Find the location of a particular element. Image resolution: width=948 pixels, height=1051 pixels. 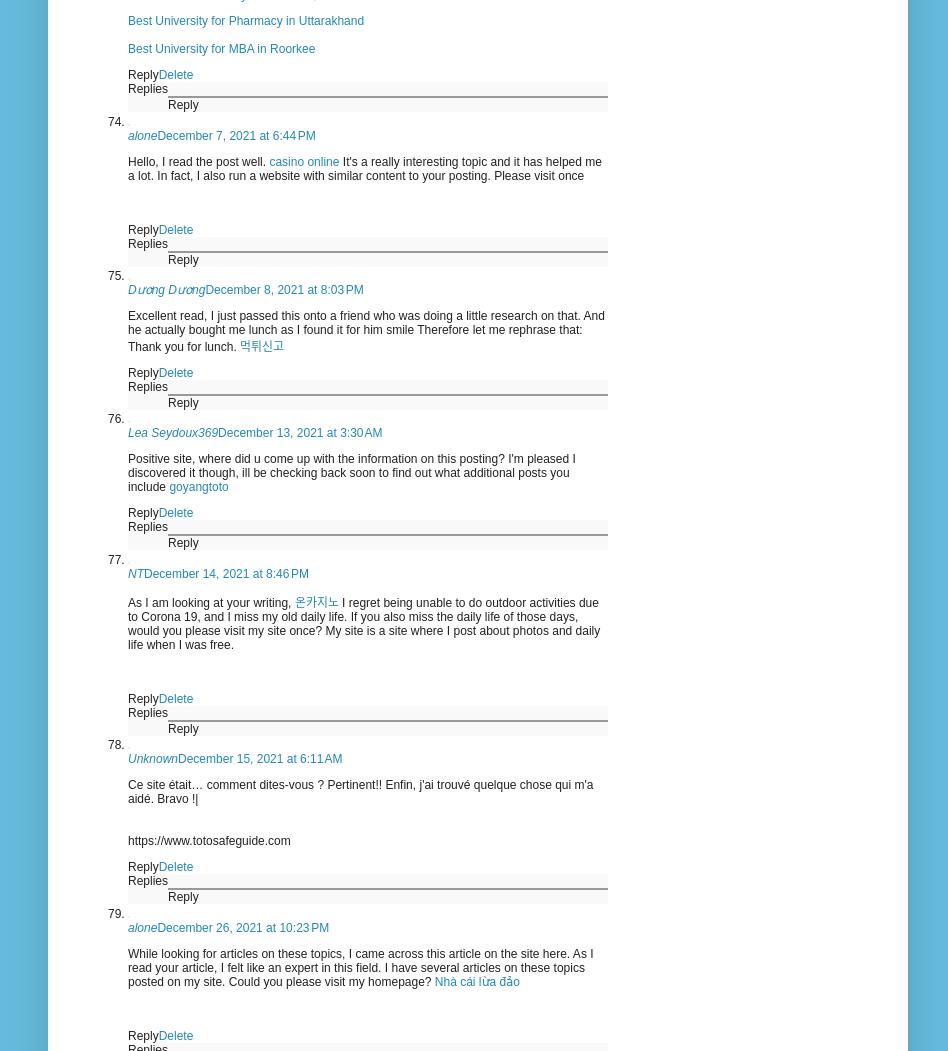

'December 7, 2021 at 6:44 PM' is located at coordinates (234, 133).